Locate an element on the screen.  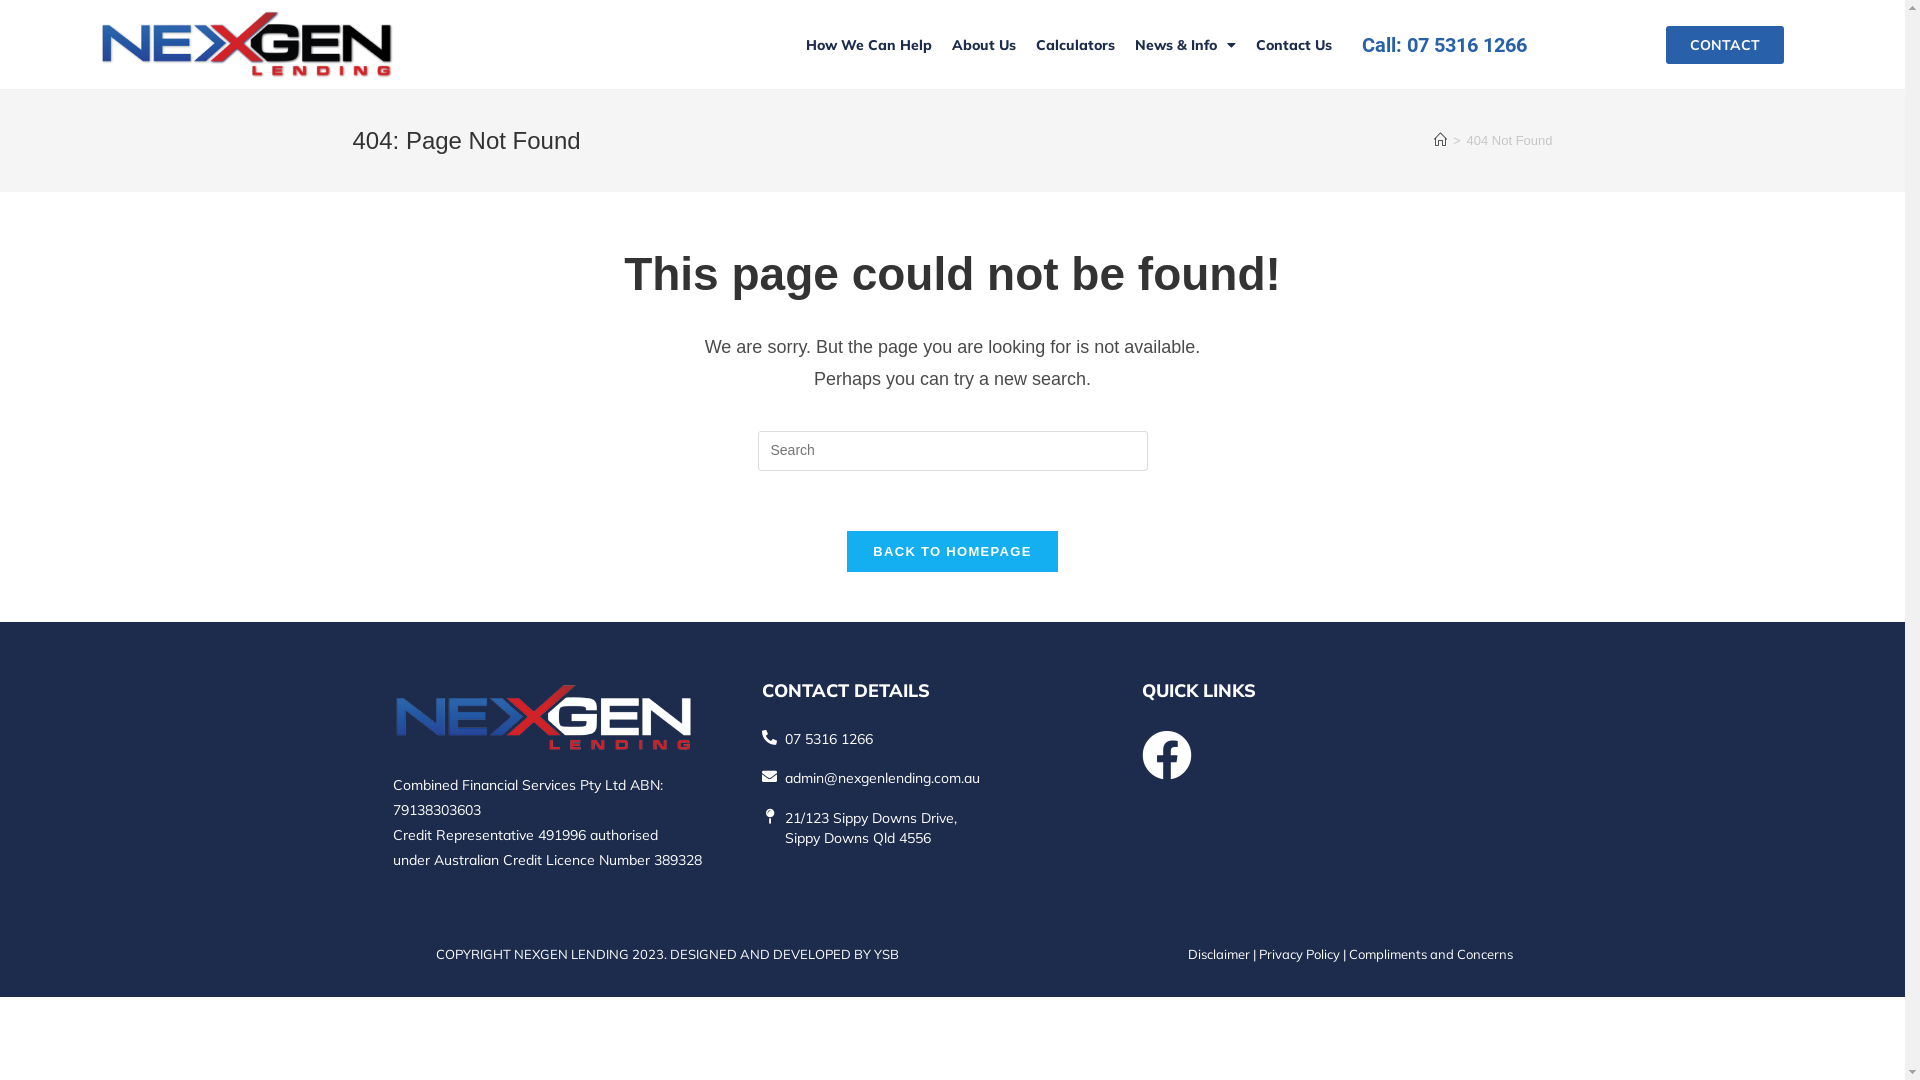
'Privacy Policy' is located at coordinates (1298, 952).